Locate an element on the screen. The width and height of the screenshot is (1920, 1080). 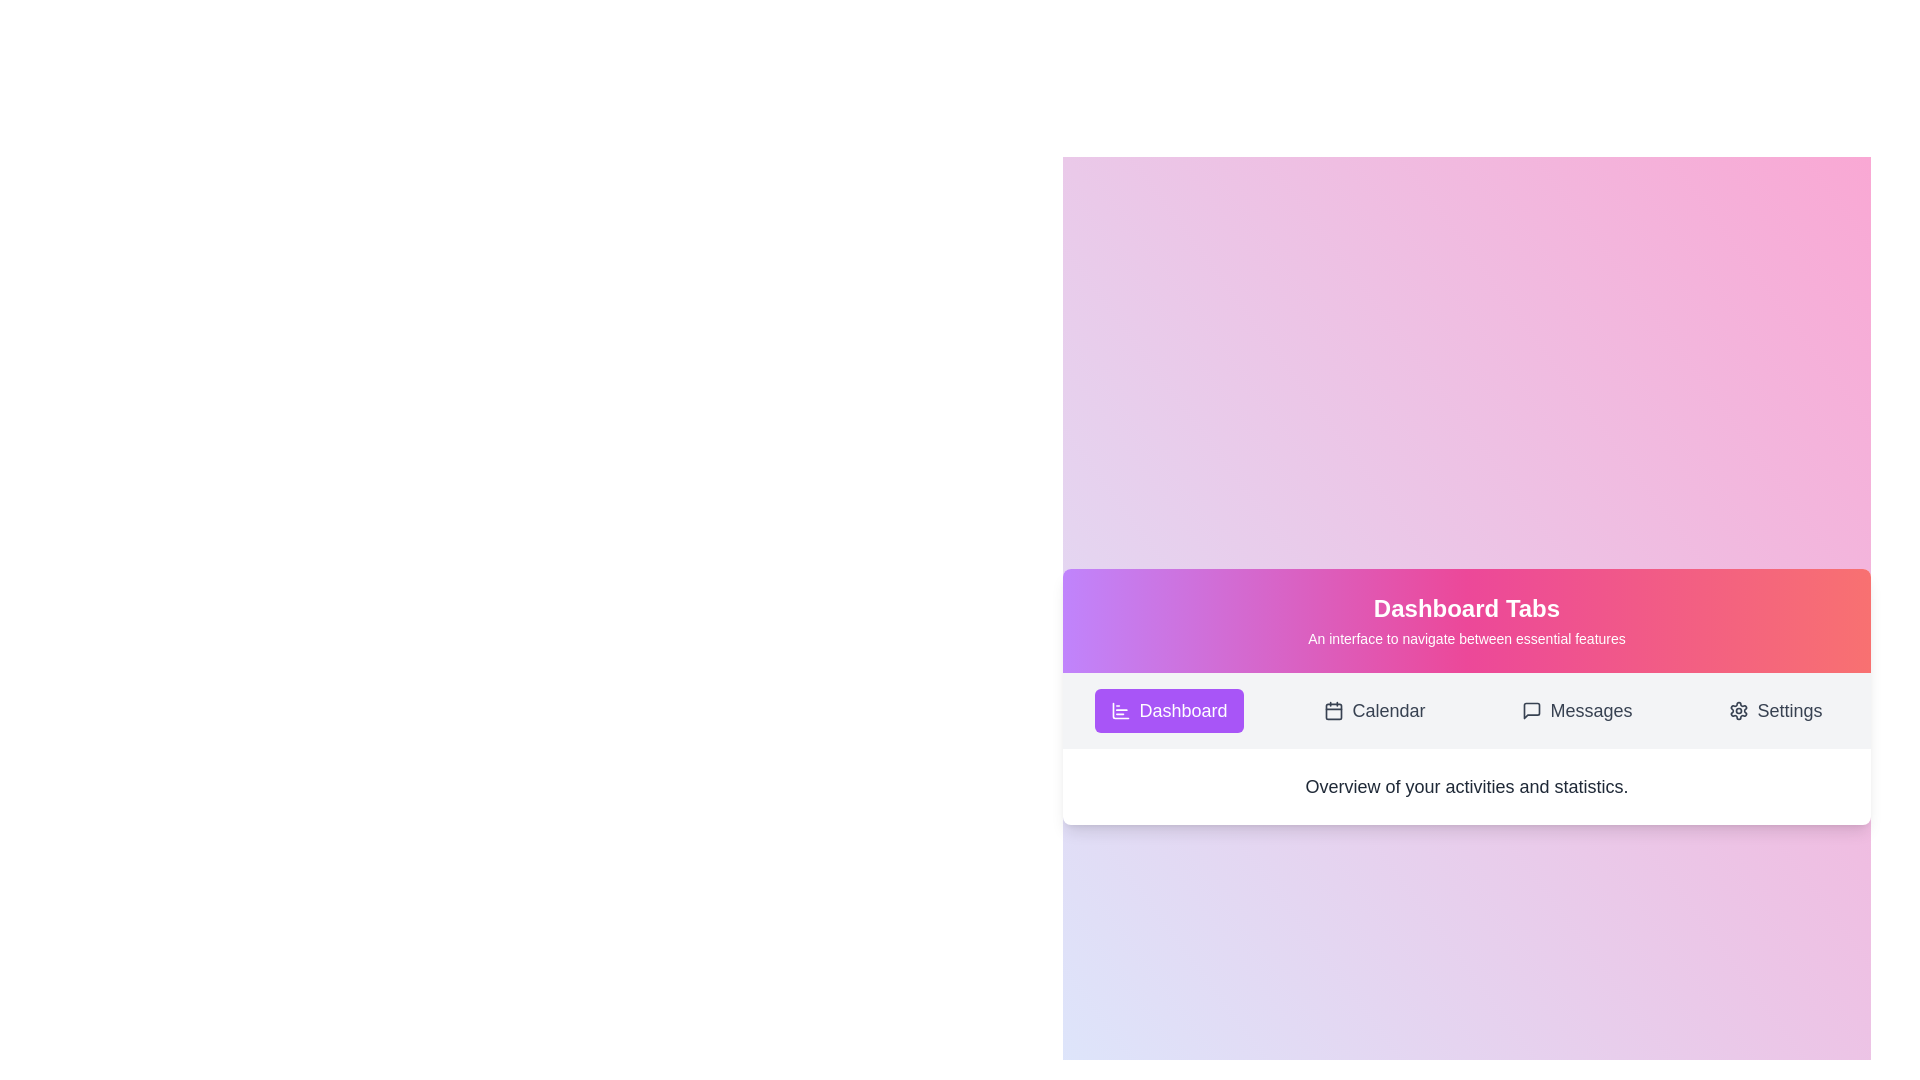
text label displaying 'Settings' in dark grey sans-serif font located near the bottom right corner of the interface, adjacent to the settings gear icon is located at coordinates (1790, 709).